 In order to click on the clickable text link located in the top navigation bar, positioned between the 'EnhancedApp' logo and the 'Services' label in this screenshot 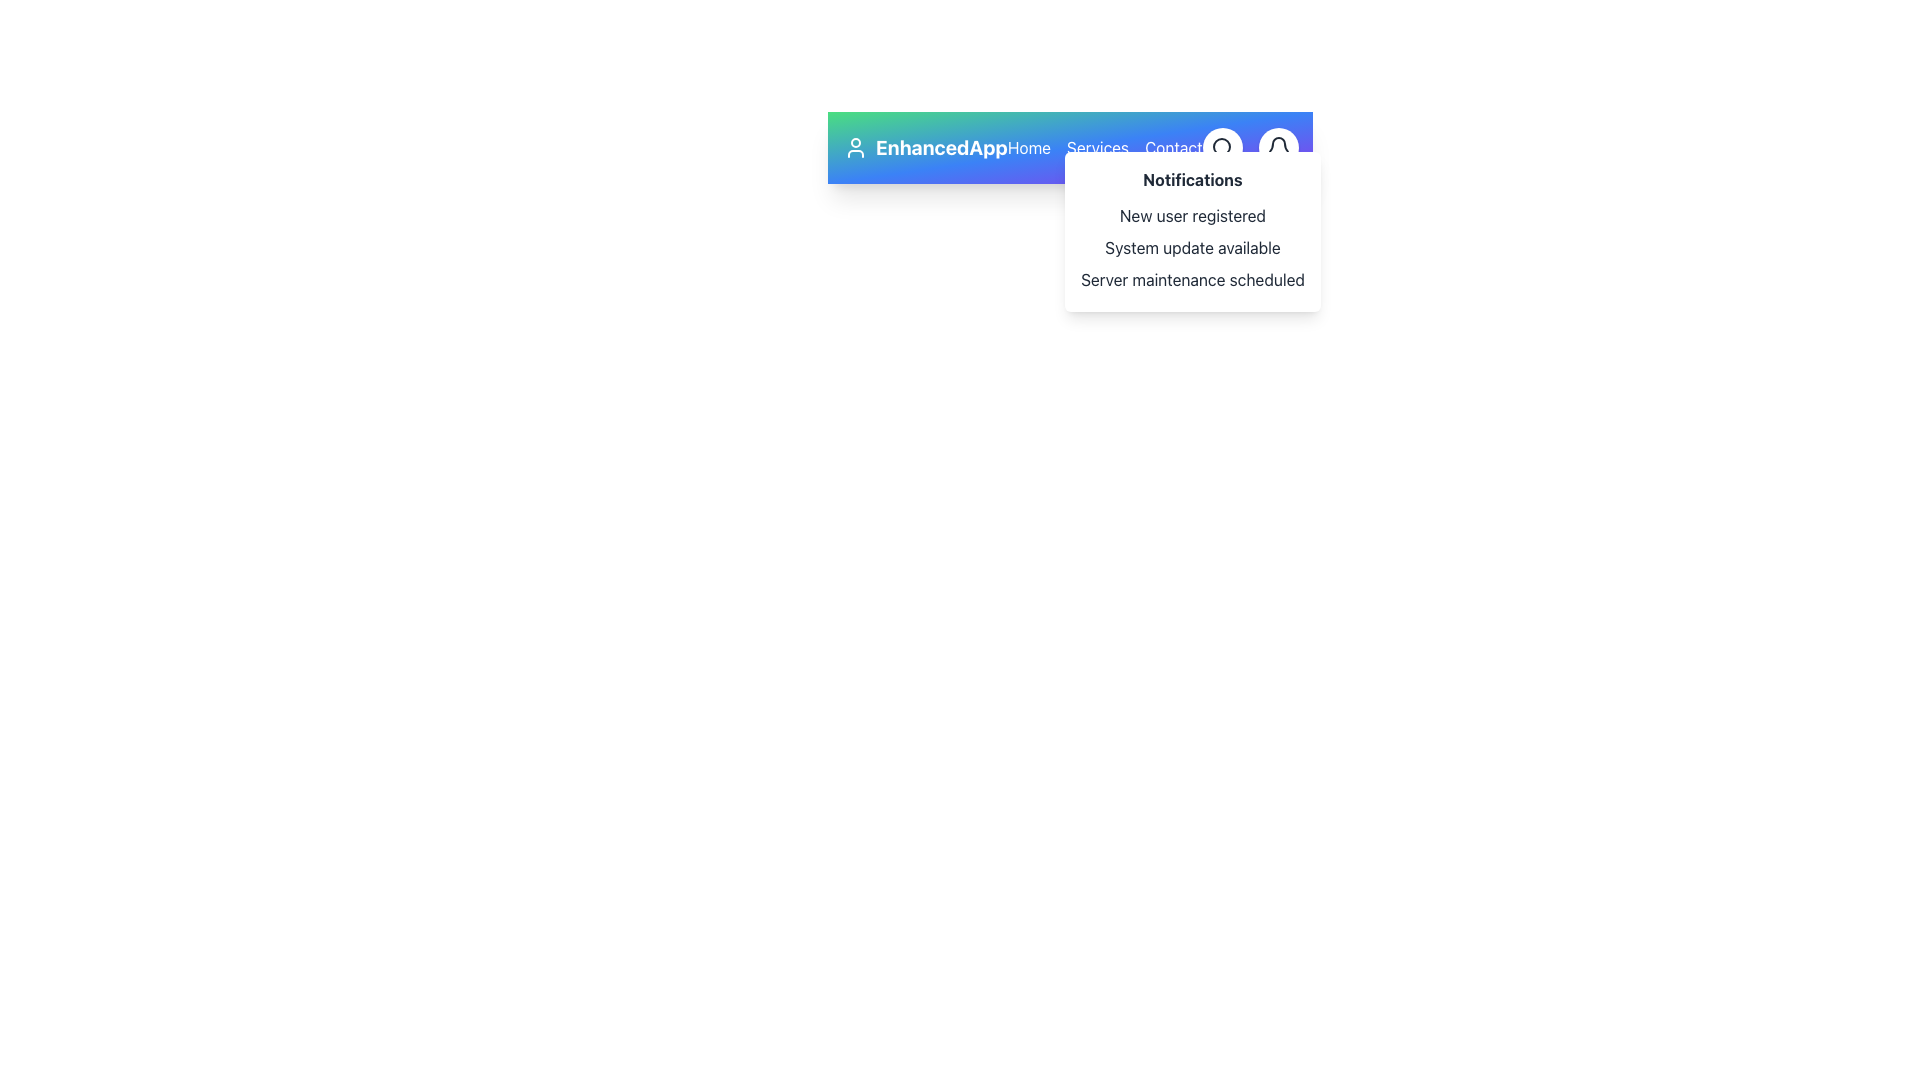, I will do `click(1029, 146)`.